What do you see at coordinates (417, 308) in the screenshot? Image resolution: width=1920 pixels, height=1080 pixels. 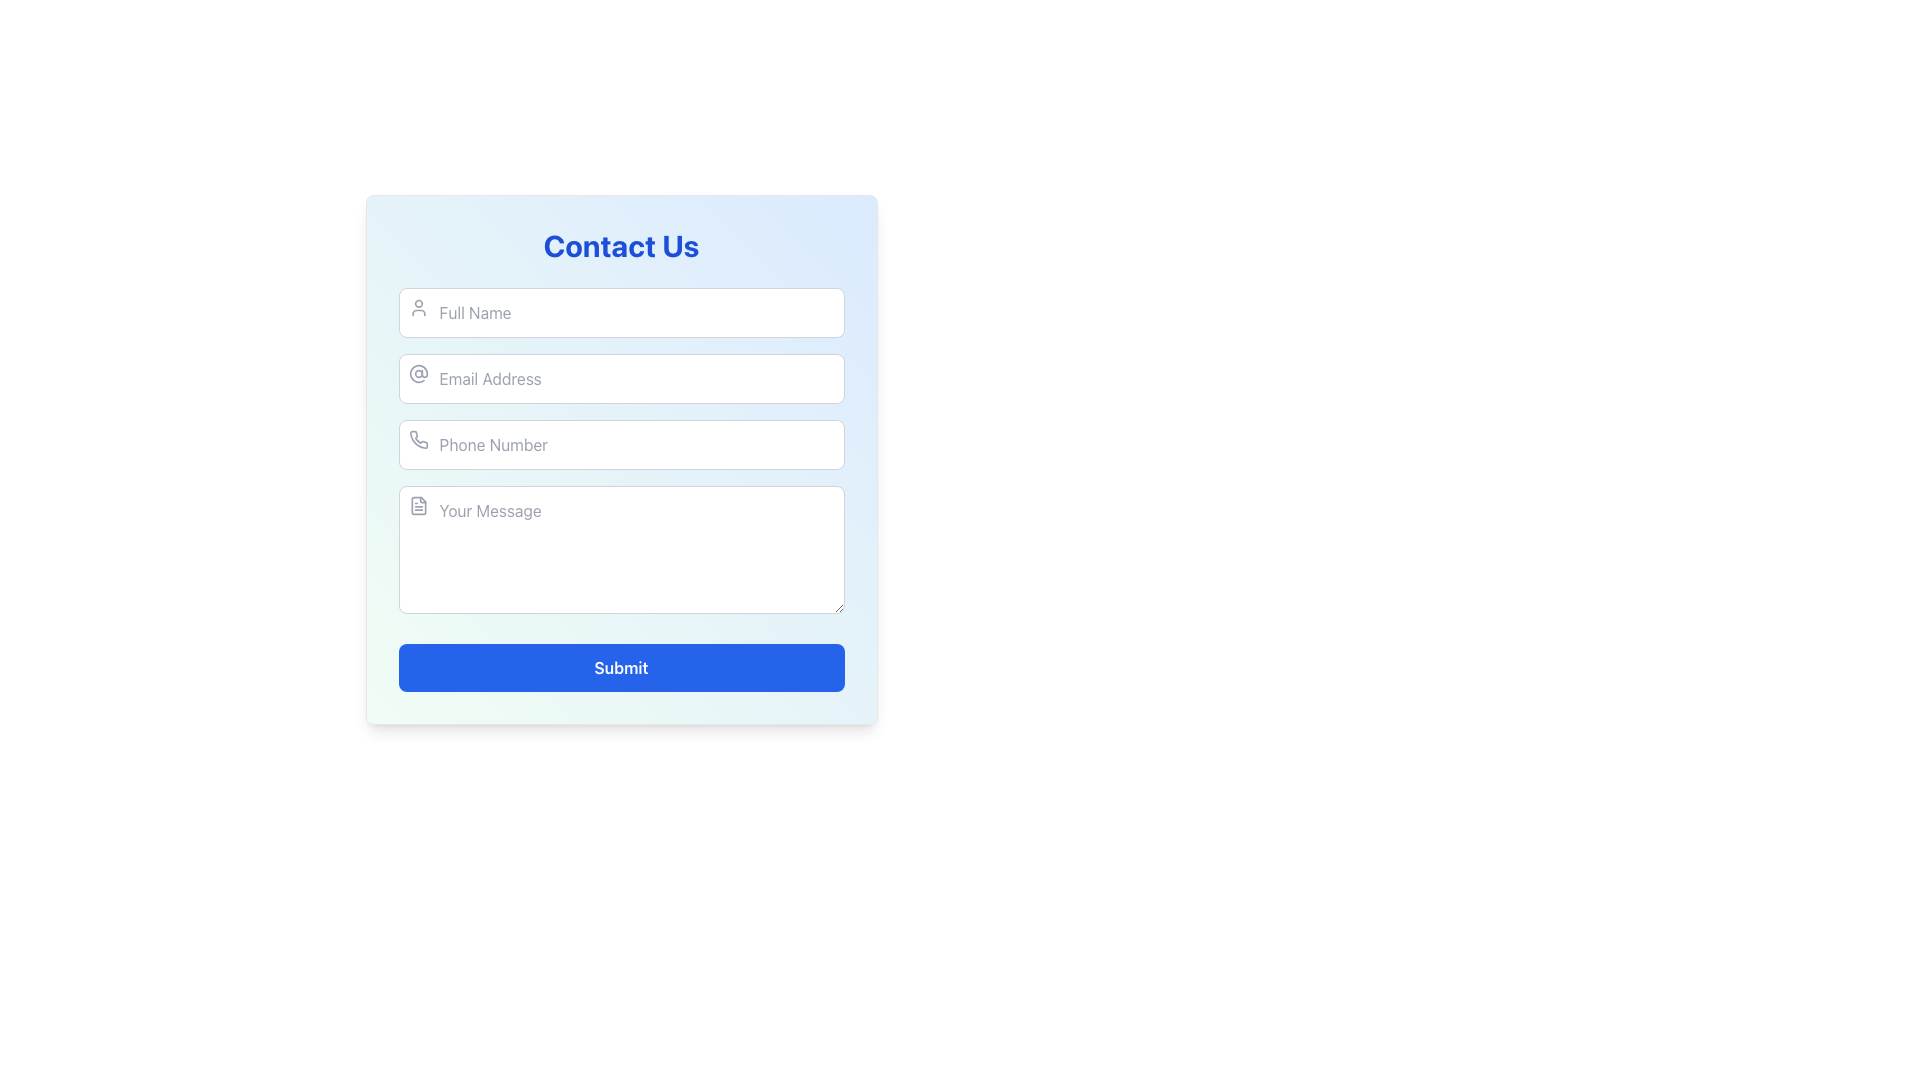 I see `the user profile icon located to the left of the 'Full Name' text input field in the contact form` at bounding box center [417, 308].